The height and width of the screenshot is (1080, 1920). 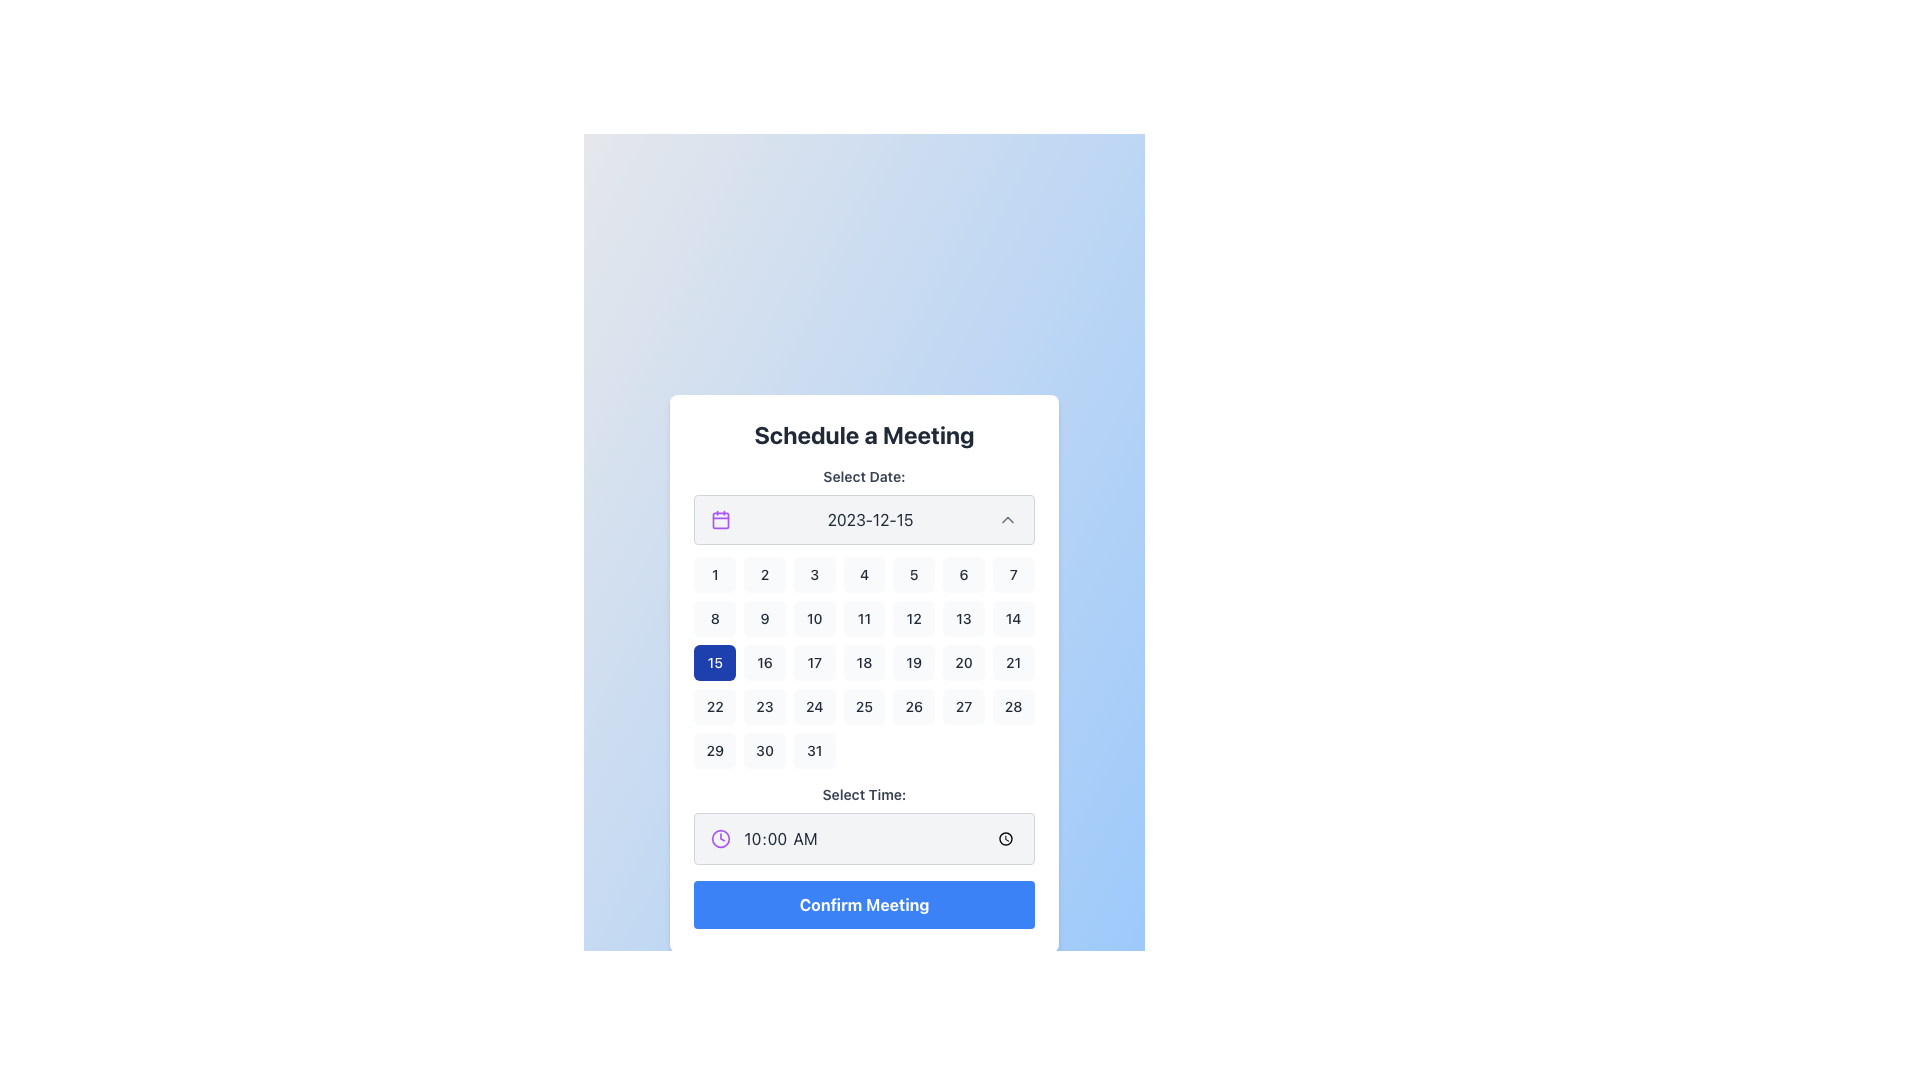 I want to click on the numeric button labeled '18', which is styled with a light gray background and medium-dark gray text color, located in the third row and fourth column of a calendar grid layout, so click(x=864, y=663).